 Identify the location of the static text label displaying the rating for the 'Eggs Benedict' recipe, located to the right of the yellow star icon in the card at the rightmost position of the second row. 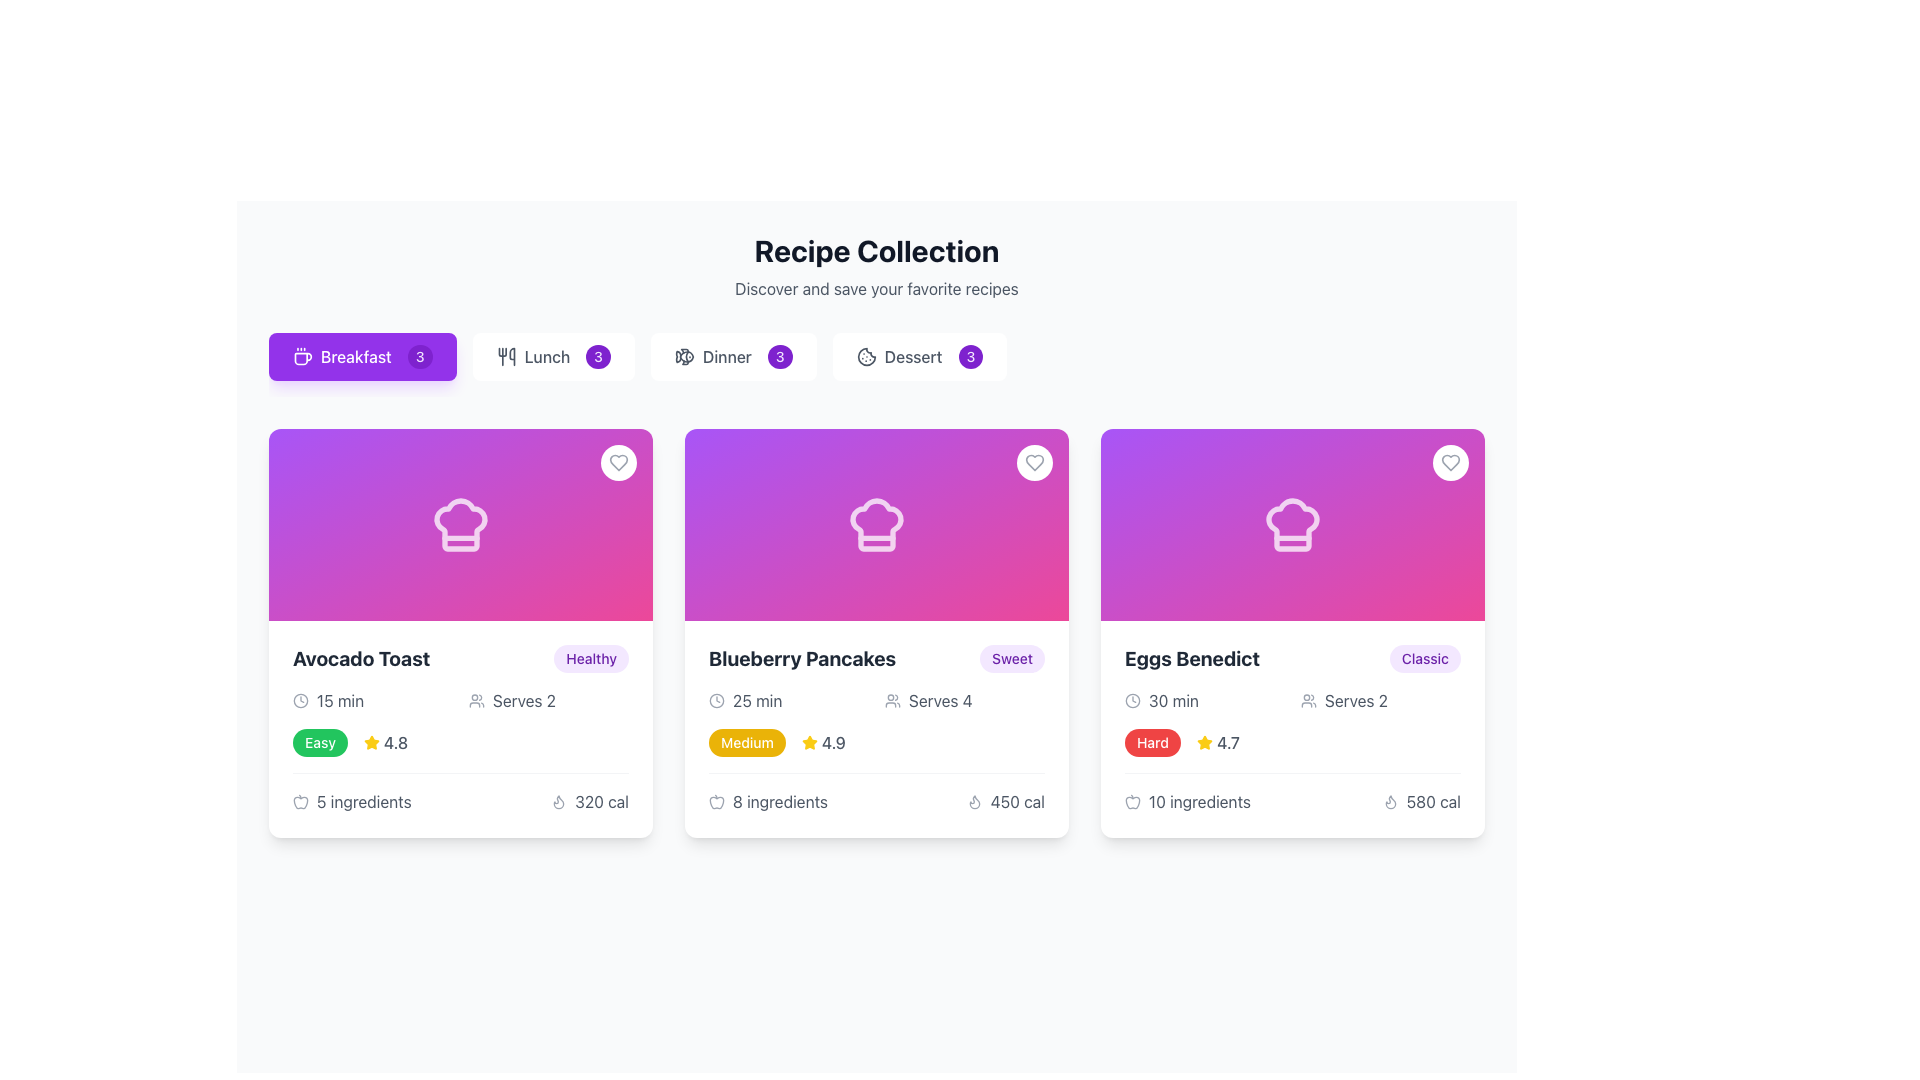
(1227, 743).